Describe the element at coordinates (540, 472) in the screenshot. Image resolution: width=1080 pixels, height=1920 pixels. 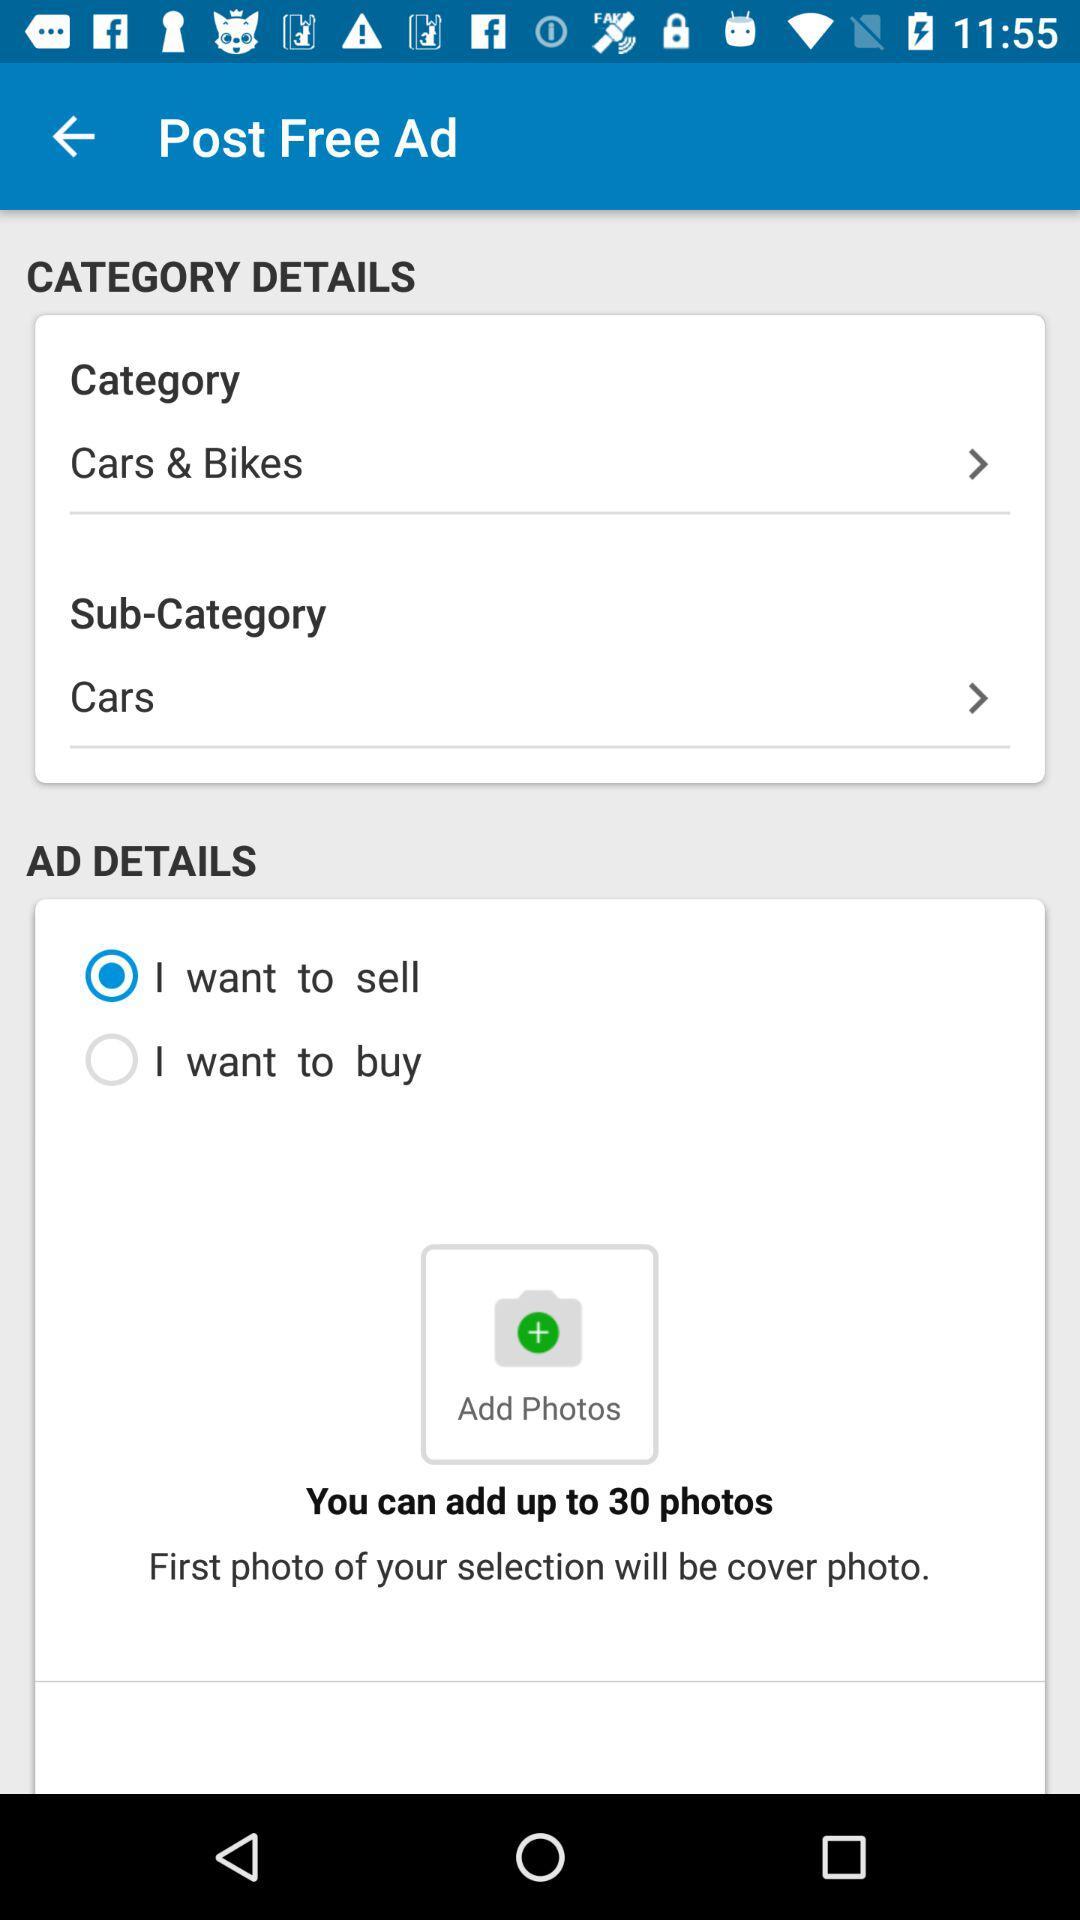
I see `icon above sub-category` at that location.